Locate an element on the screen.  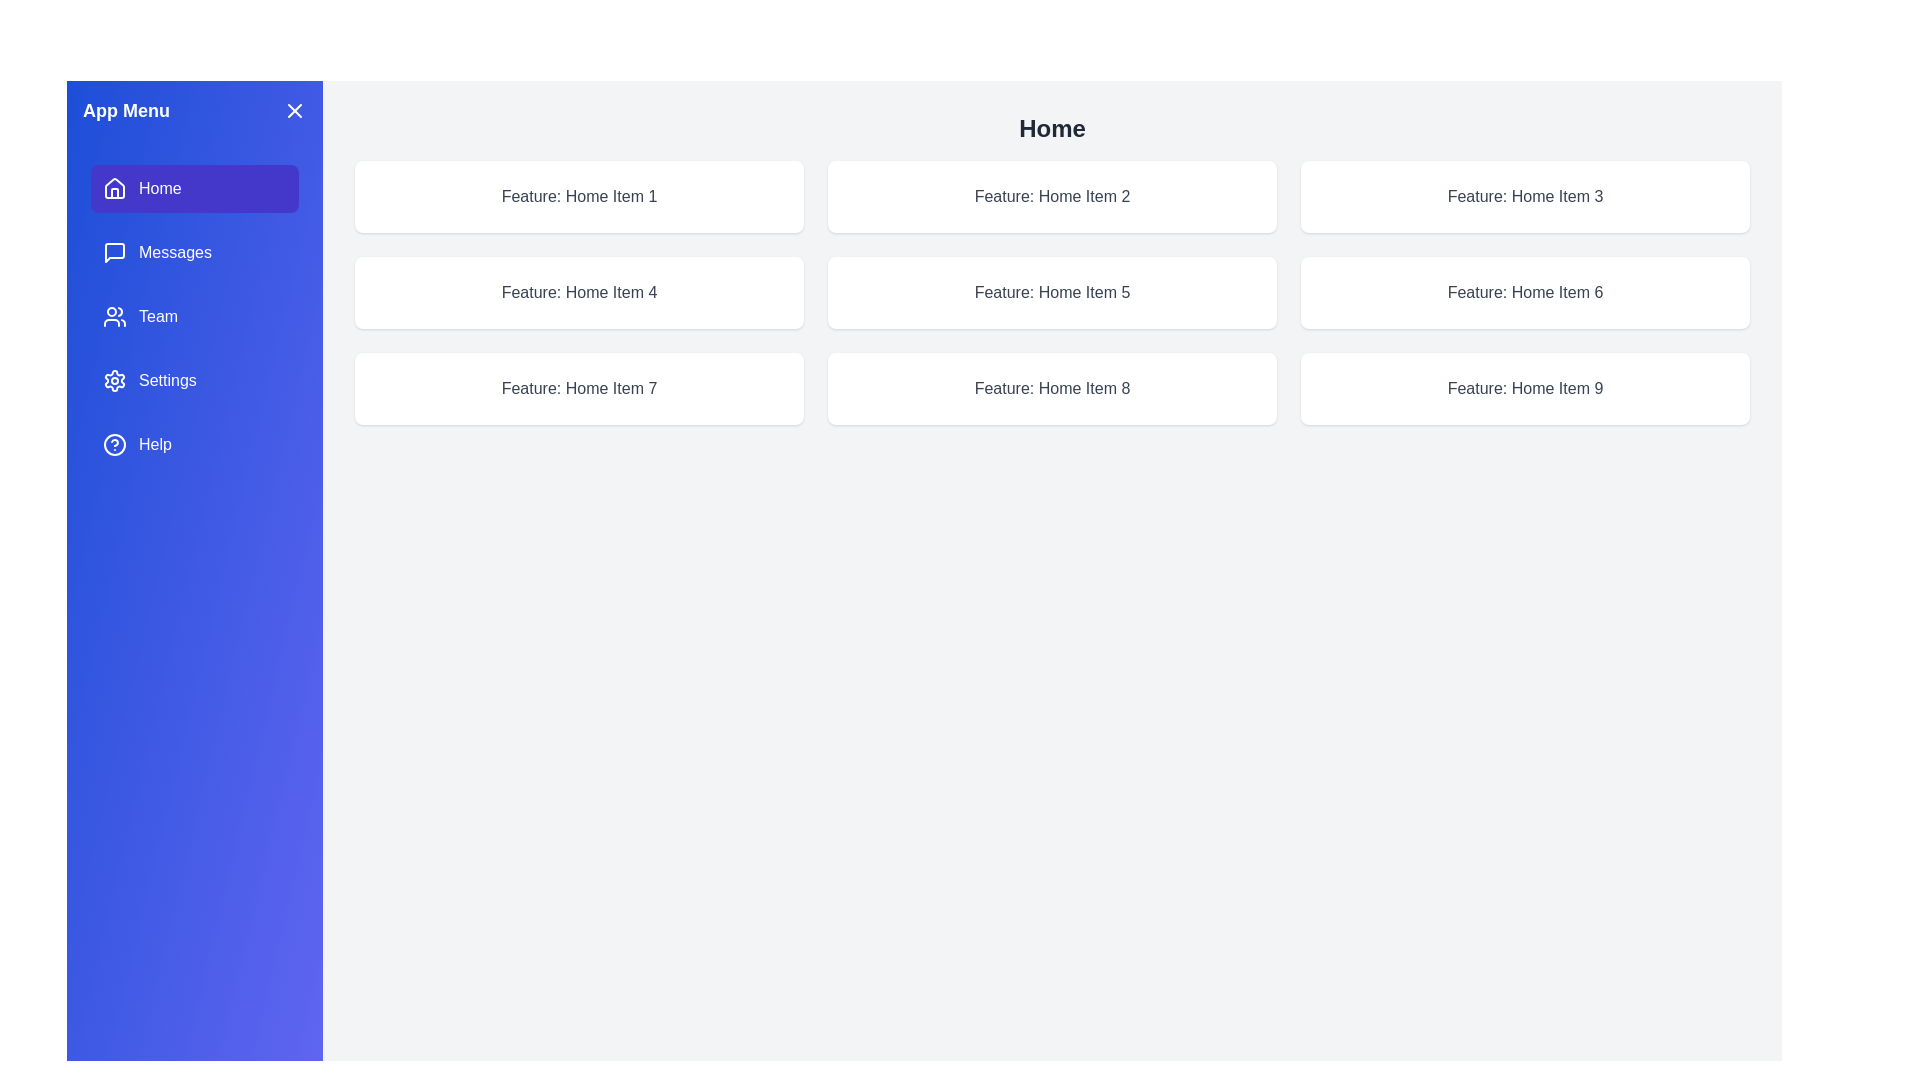
the feature Team from the menu is located at coordinates (195, 315).